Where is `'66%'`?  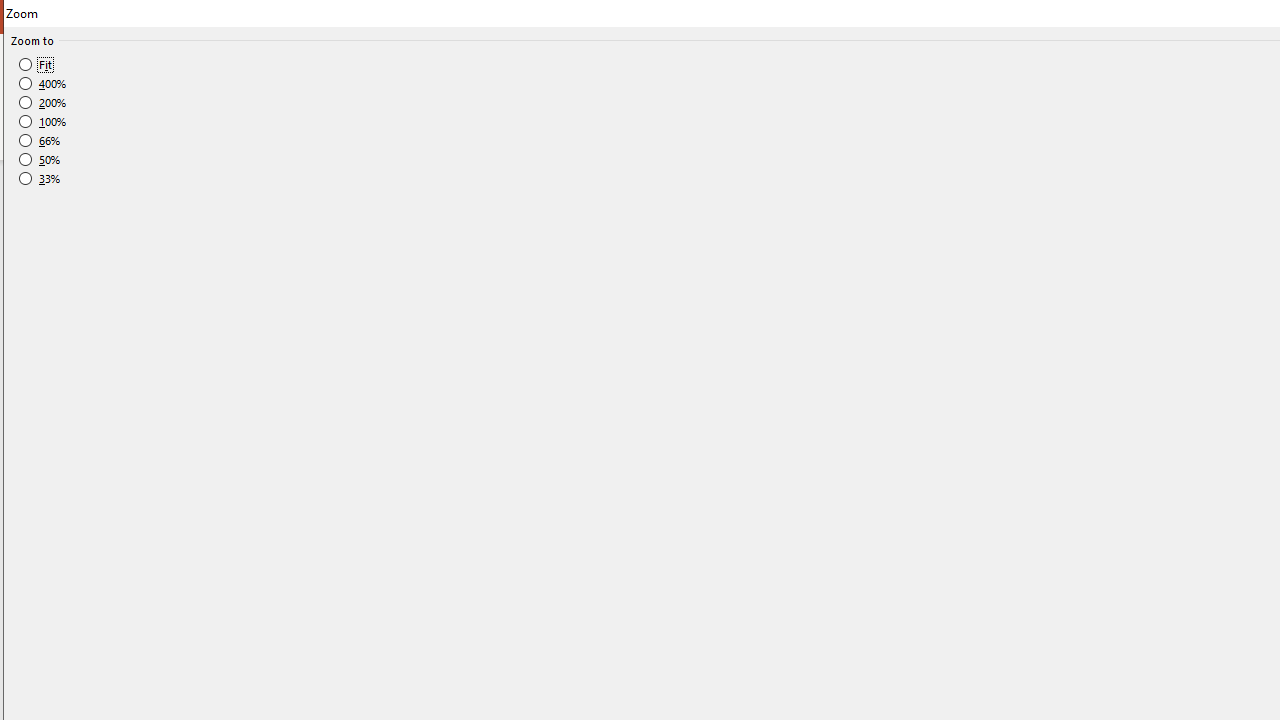 '66%' is located at coordinates (40, 140).